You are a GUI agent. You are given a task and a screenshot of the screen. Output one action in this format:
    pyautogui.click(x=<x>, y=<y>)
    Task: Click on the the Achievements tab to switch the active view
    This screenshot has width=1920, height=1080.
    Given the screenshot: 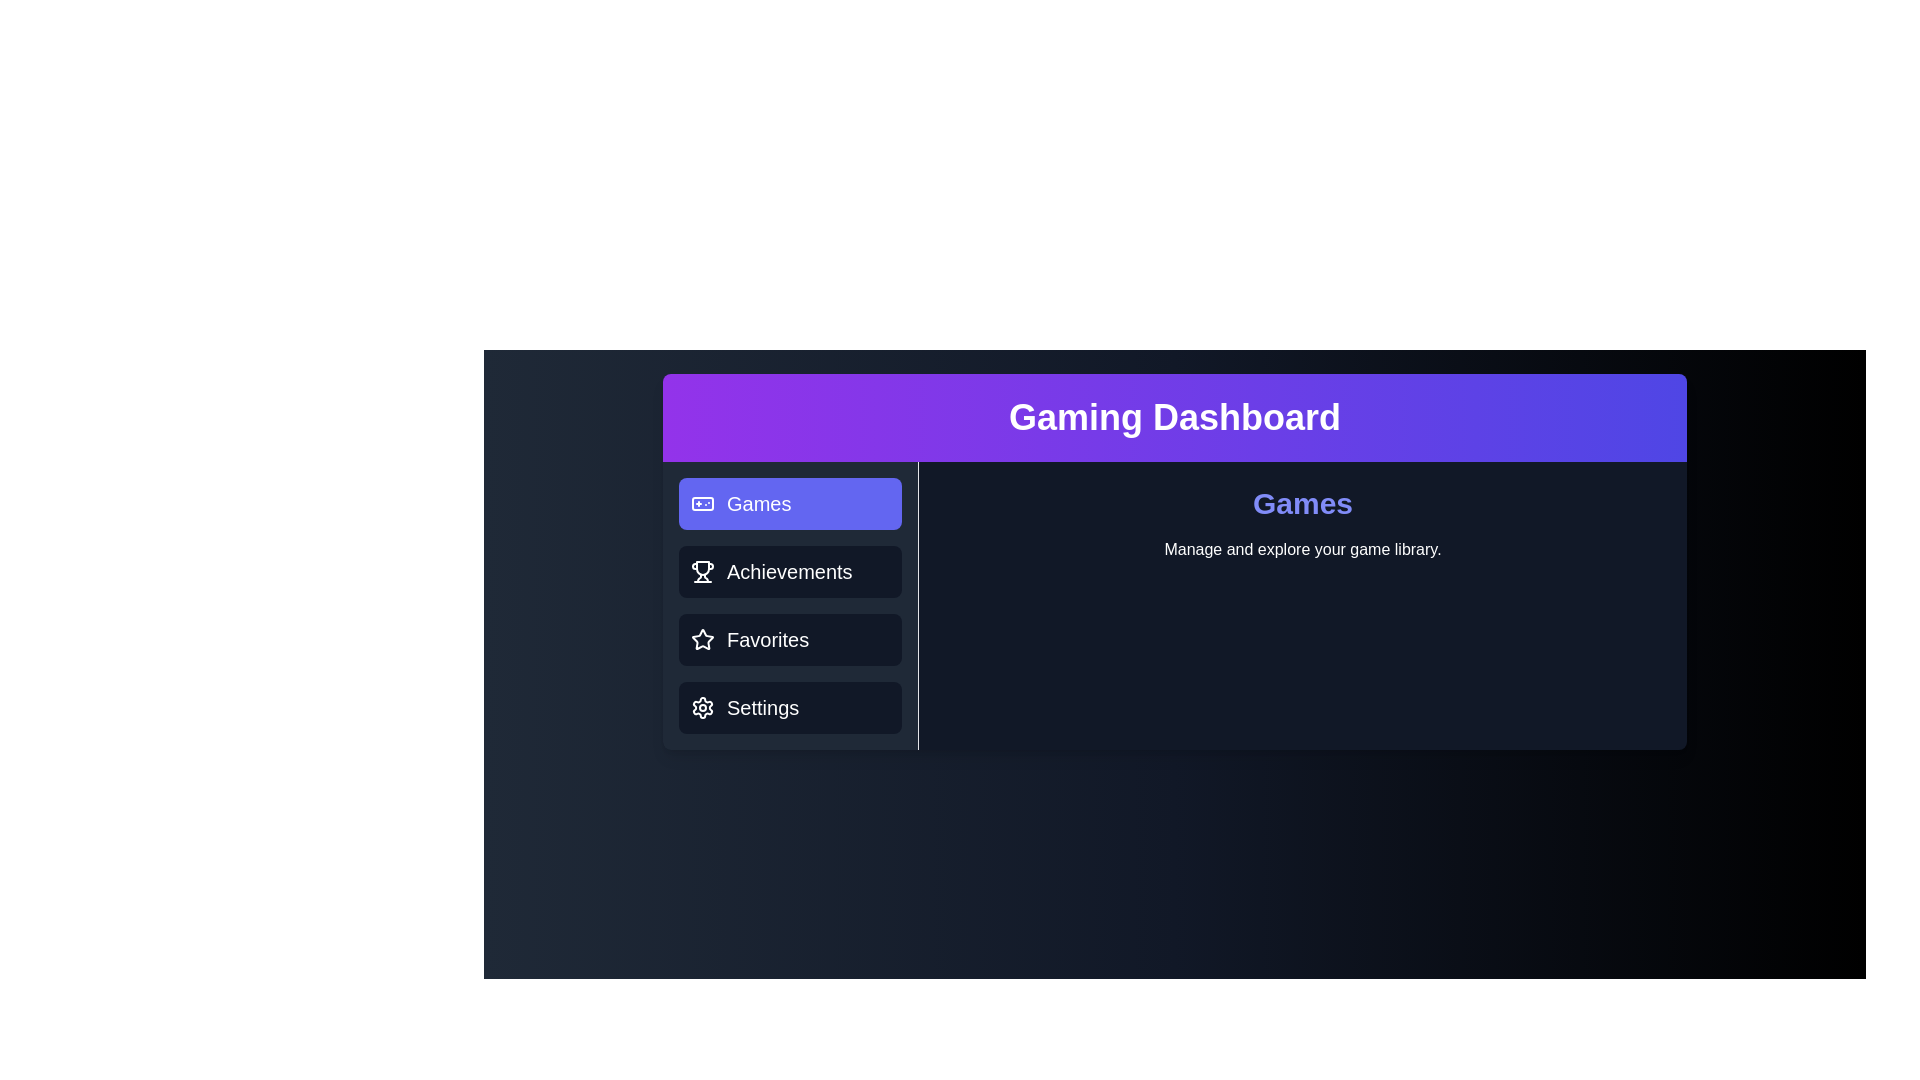 What is the action you would take?
    pyautogui.click(x=789, y=571)
    